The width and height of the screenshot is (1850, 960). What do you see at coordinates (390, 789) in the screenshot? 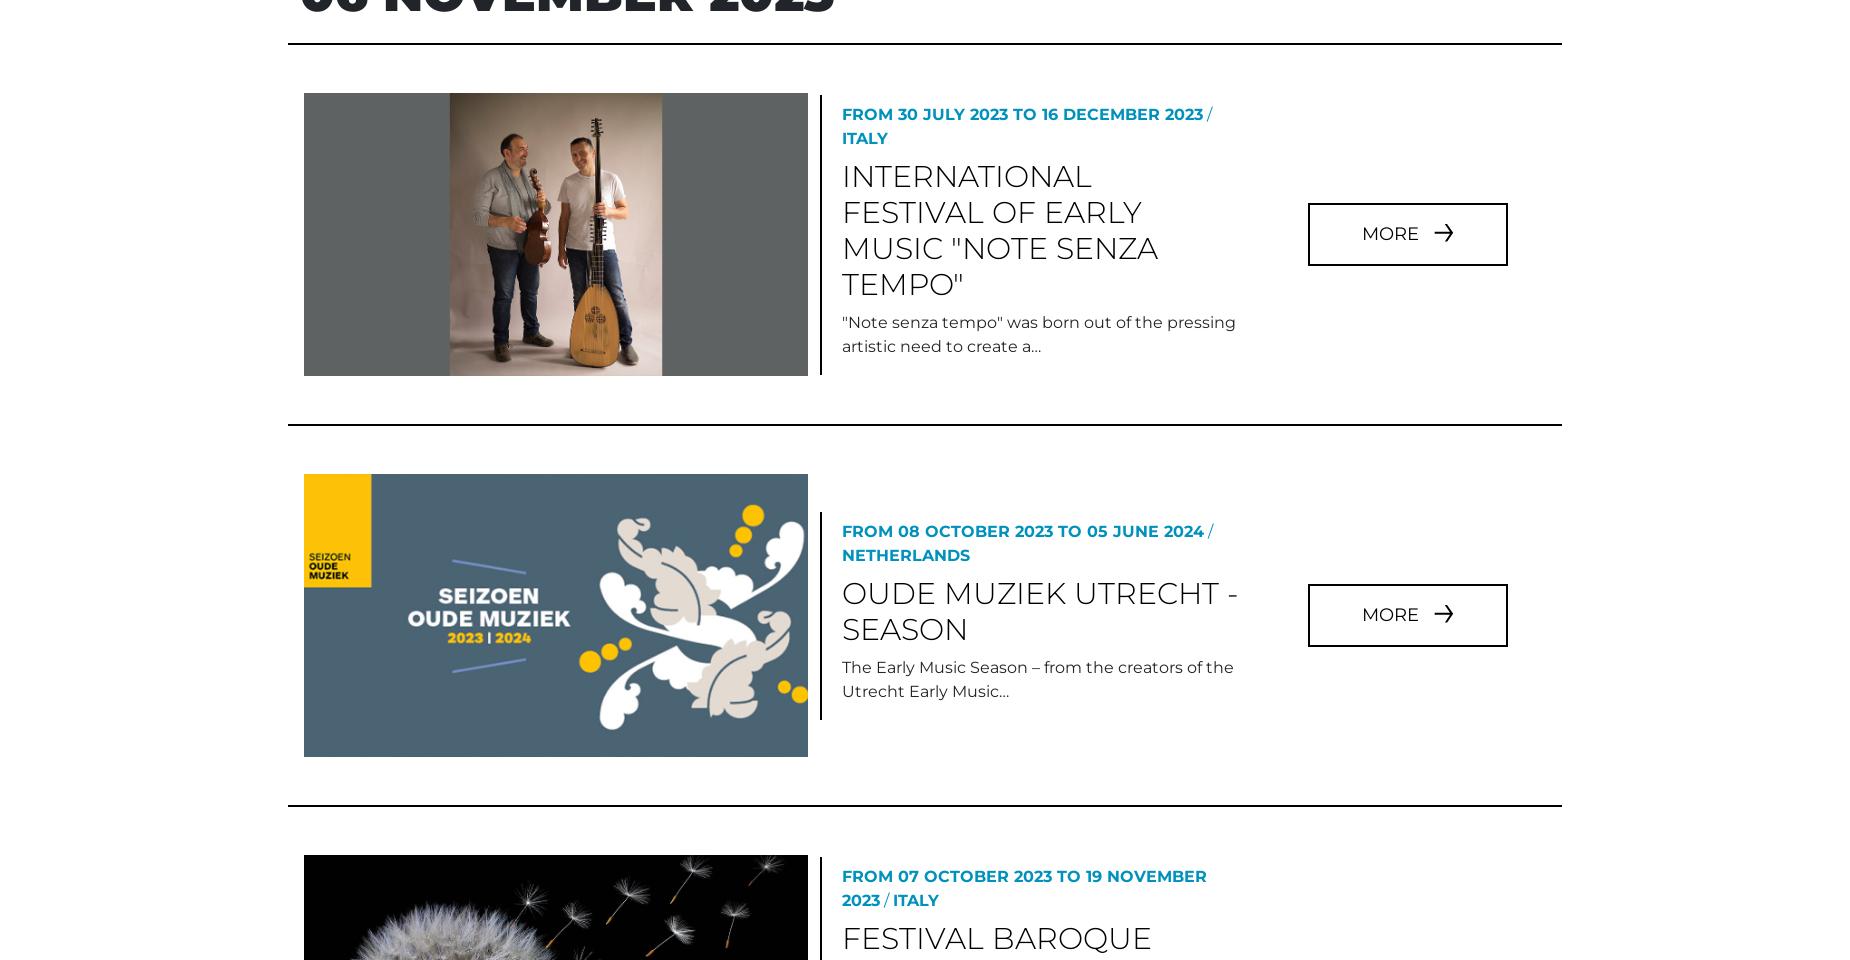
I see `'We use cookies to personalise content and ads, to provide social media features and to analyse our traffic. We also share information about your use of our site with our social media, advertising and analytics partners who may combine it with other information that you’ve provided to them or that they’ve collected from your use of their services.'` at bounding box center [390, 789].